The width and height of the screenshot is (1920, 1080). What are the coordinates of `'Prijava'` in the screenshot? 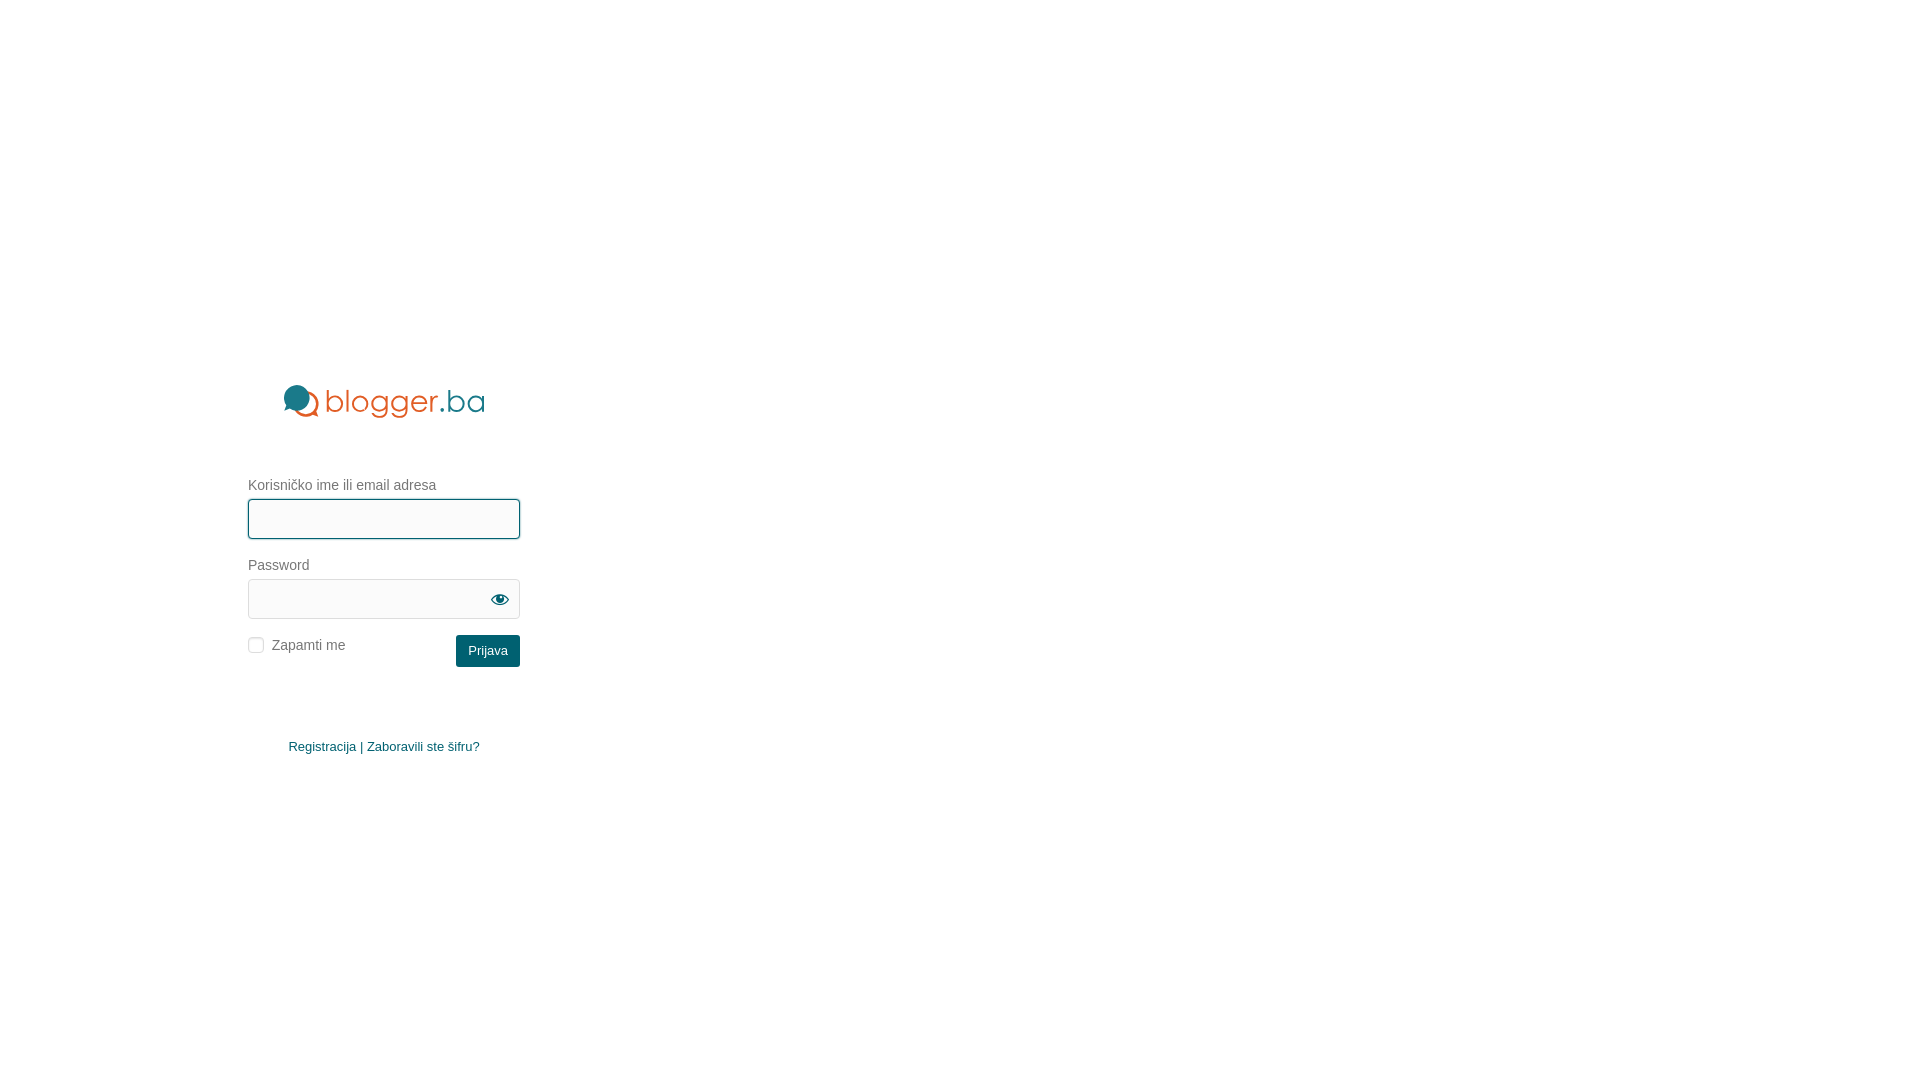 It's located at (488, 651).